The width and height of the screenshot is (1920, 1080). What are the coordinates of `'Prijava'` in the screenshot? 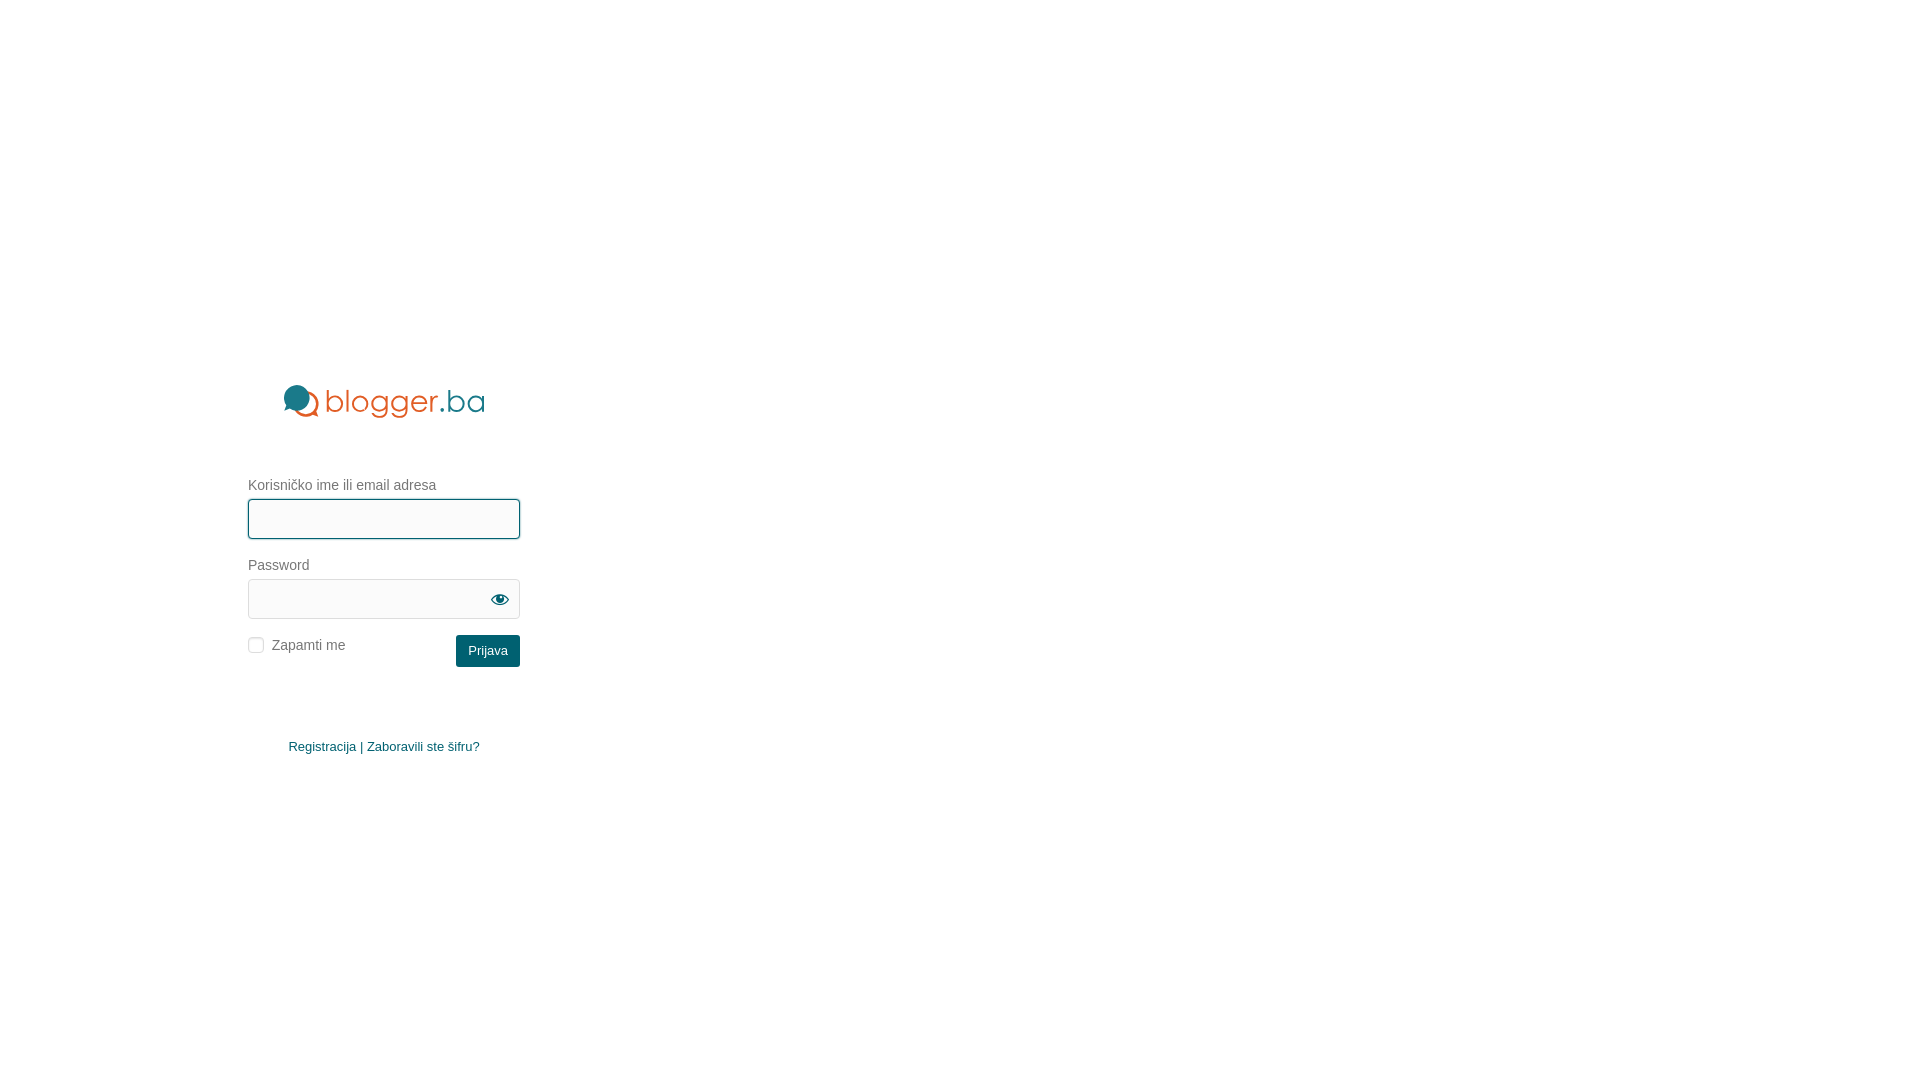 It's located at (488, 651).